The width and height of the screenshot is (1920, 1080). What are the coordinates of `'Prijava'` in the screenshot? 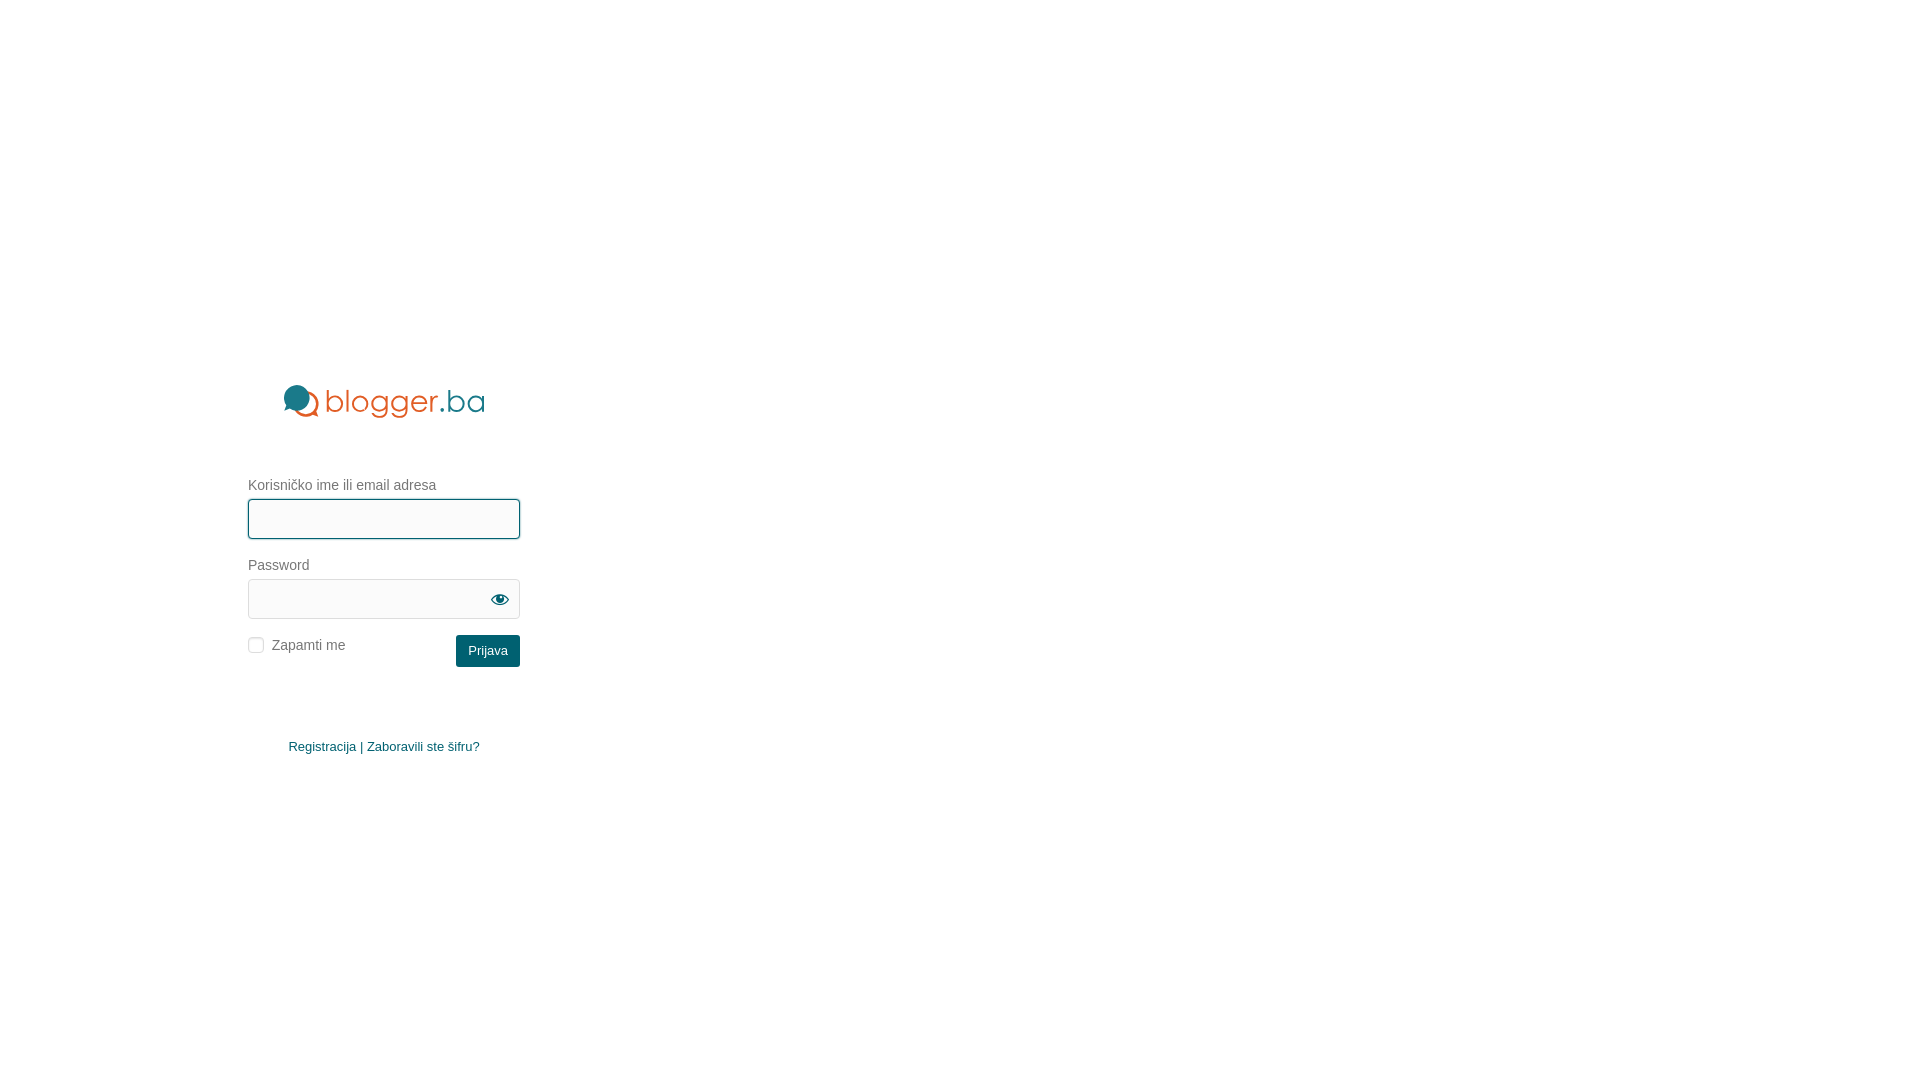 It's located at (488, 651).